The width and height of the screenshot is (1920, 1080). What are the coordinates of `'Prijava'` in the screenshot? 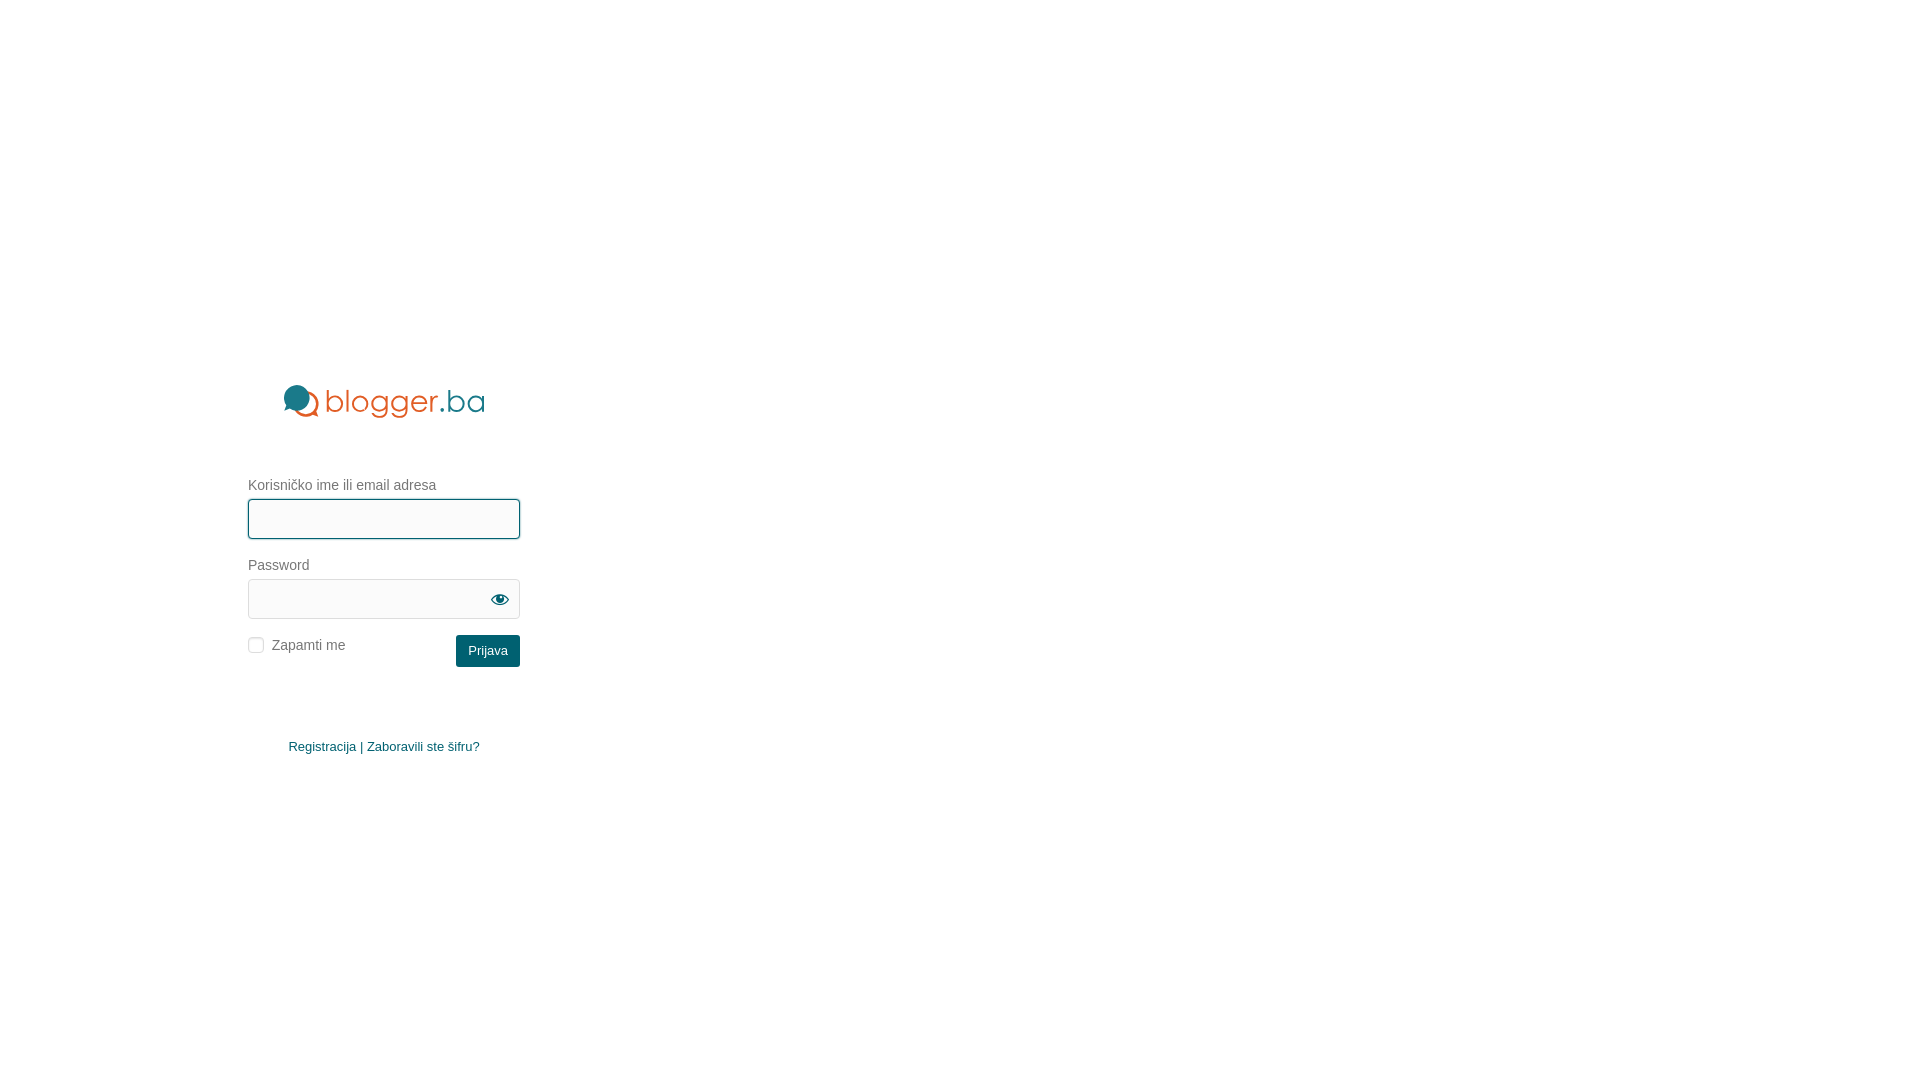 It's located at (488, 651).